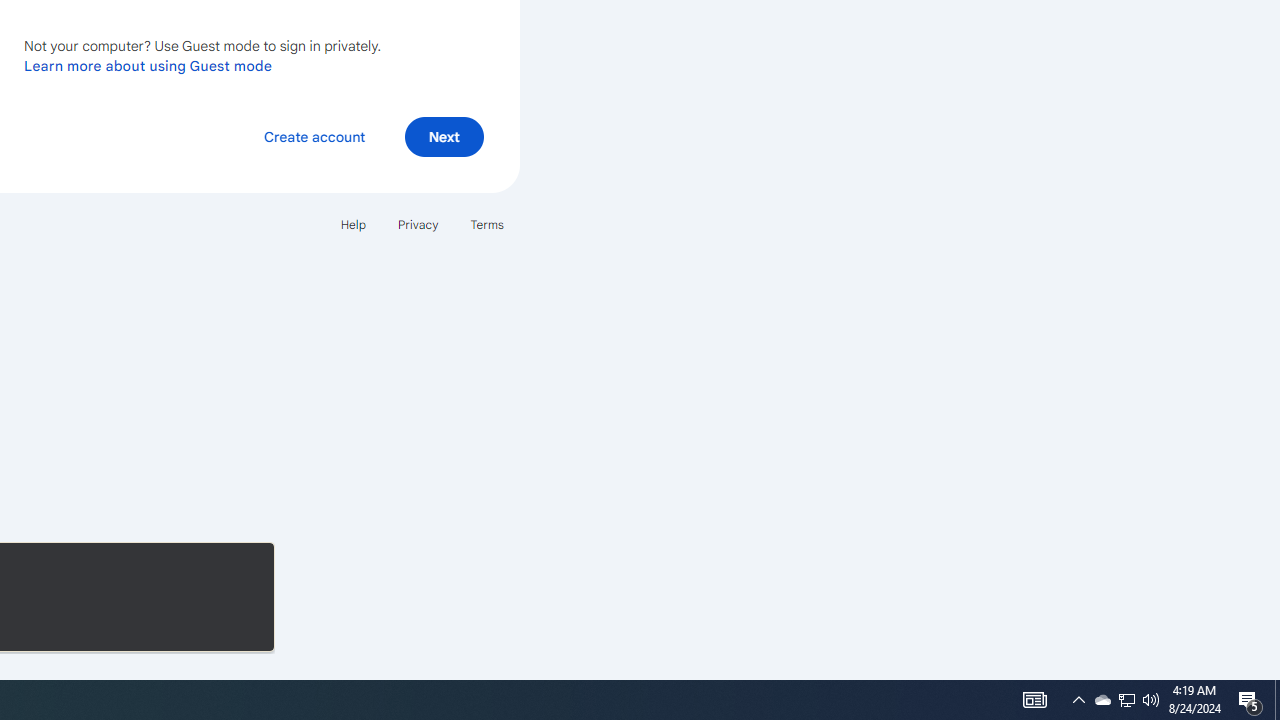 The width and height of the screenshot is (1280, 720). I want to click on 'Create account', so click(313, 135).